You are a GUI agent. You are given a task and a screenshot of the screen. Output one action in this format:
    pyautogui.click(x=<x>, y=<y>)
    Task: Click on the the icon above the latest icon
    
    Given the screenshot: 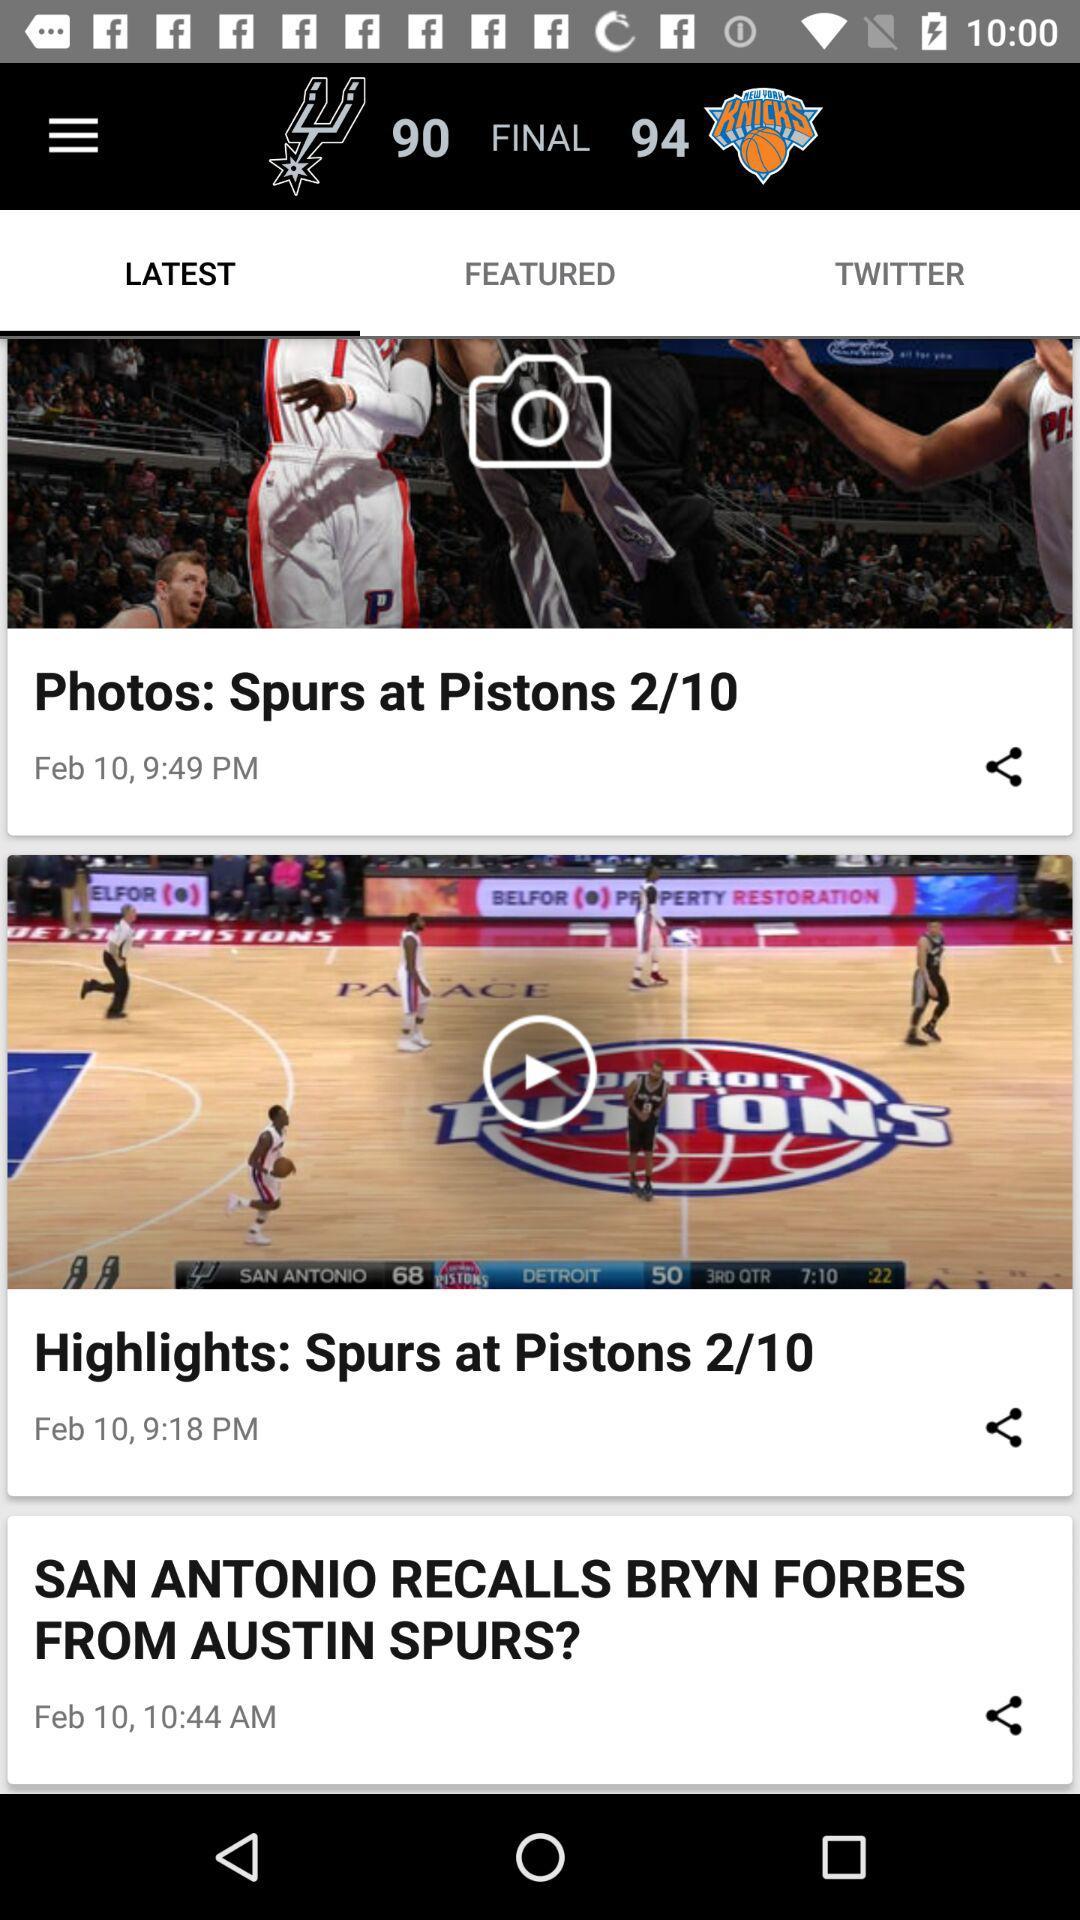 What is the action you would take?
    pyautogui.click(x=72, y=135)
    